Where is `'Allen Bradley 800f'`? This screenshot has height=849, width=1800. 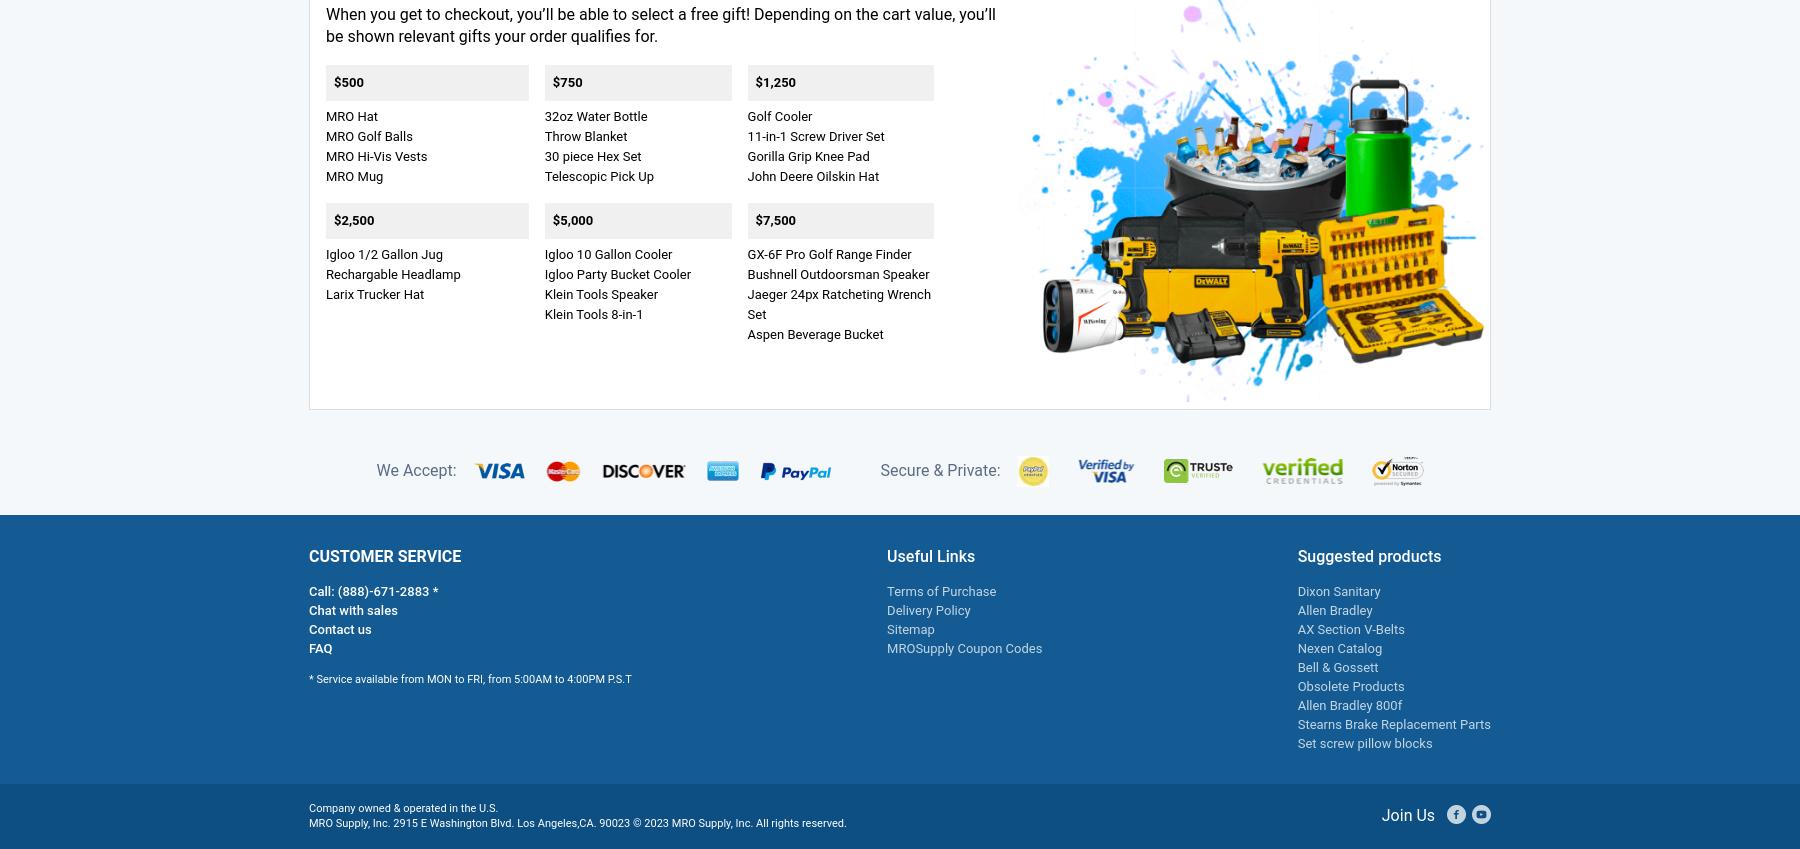
'Allen Bradley 800f' is located at coordinates (1297, 703).